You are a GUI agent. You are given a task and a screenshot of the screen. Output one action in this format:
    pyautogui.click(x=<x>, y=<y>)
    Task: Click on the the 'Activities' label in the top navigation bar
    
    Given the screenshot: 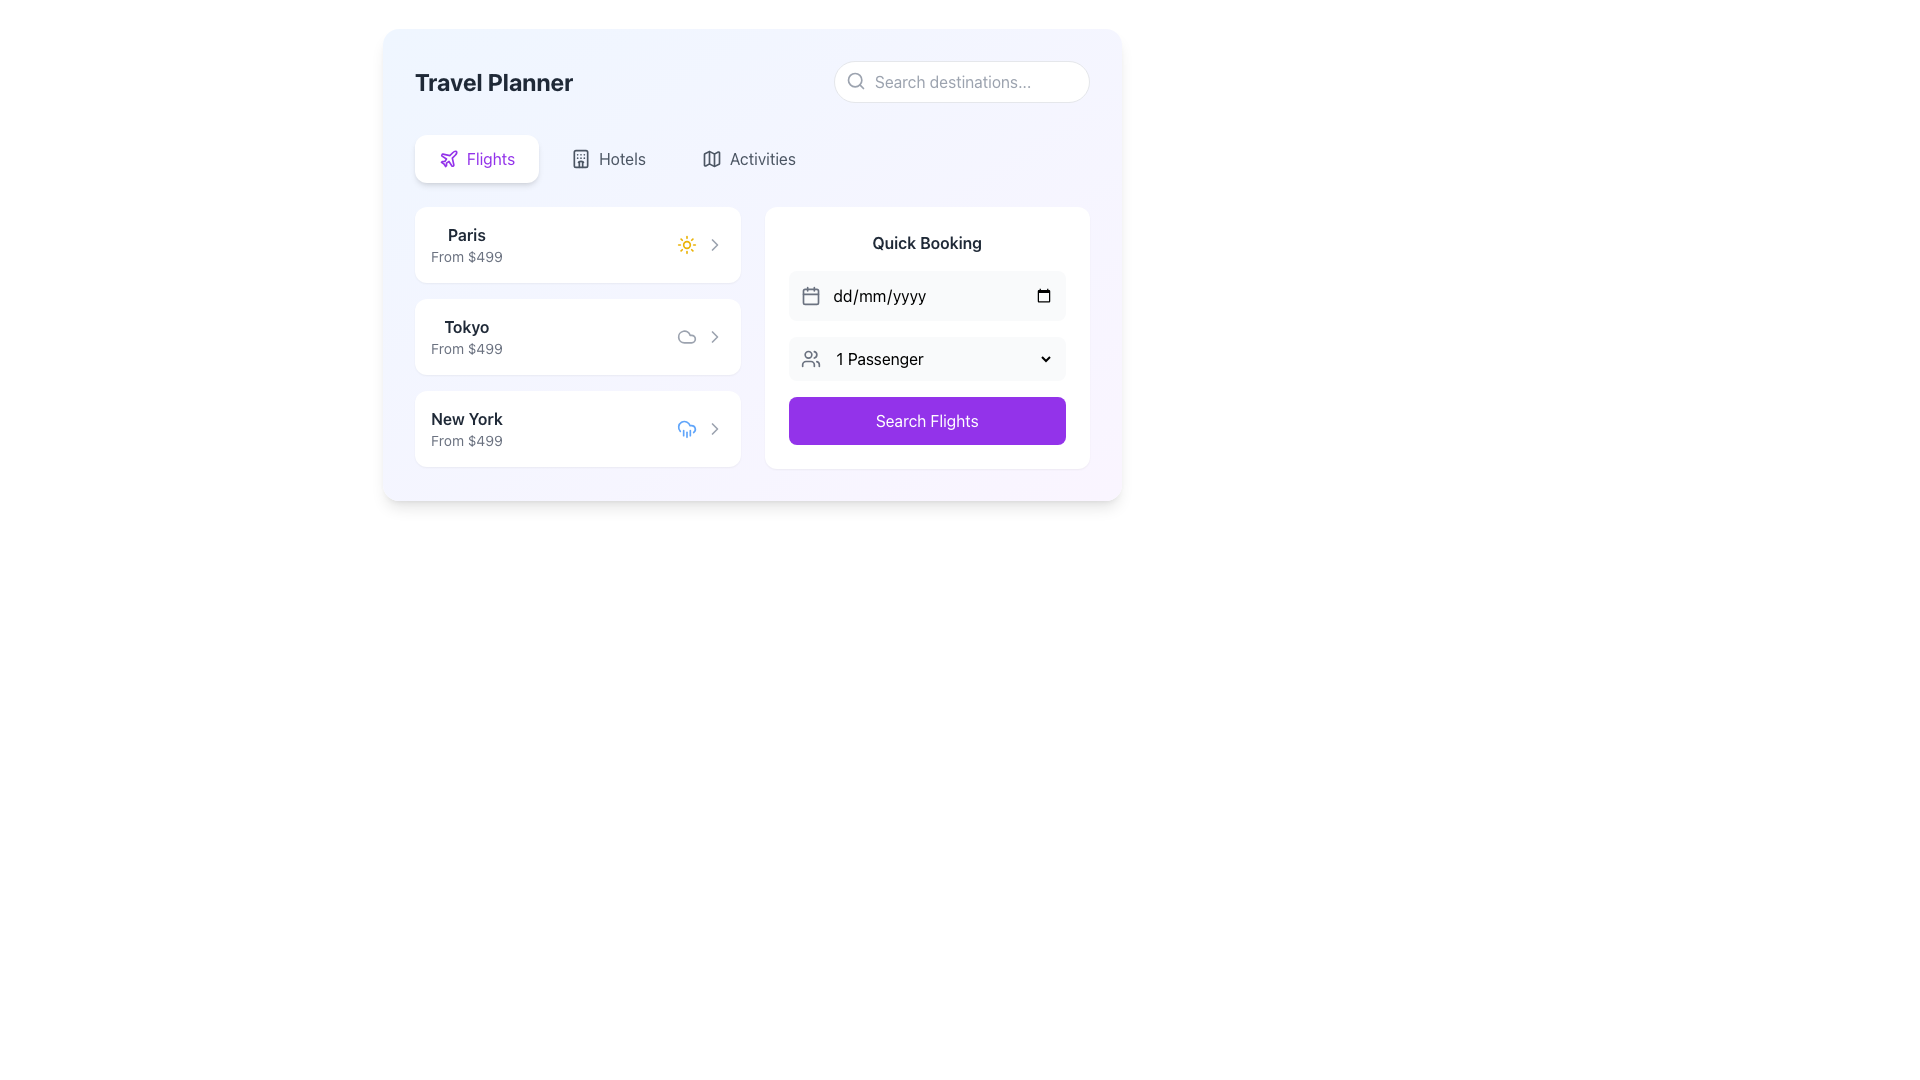 What is the action you would take?
    pyautogui.click(x=761, y=157)
    